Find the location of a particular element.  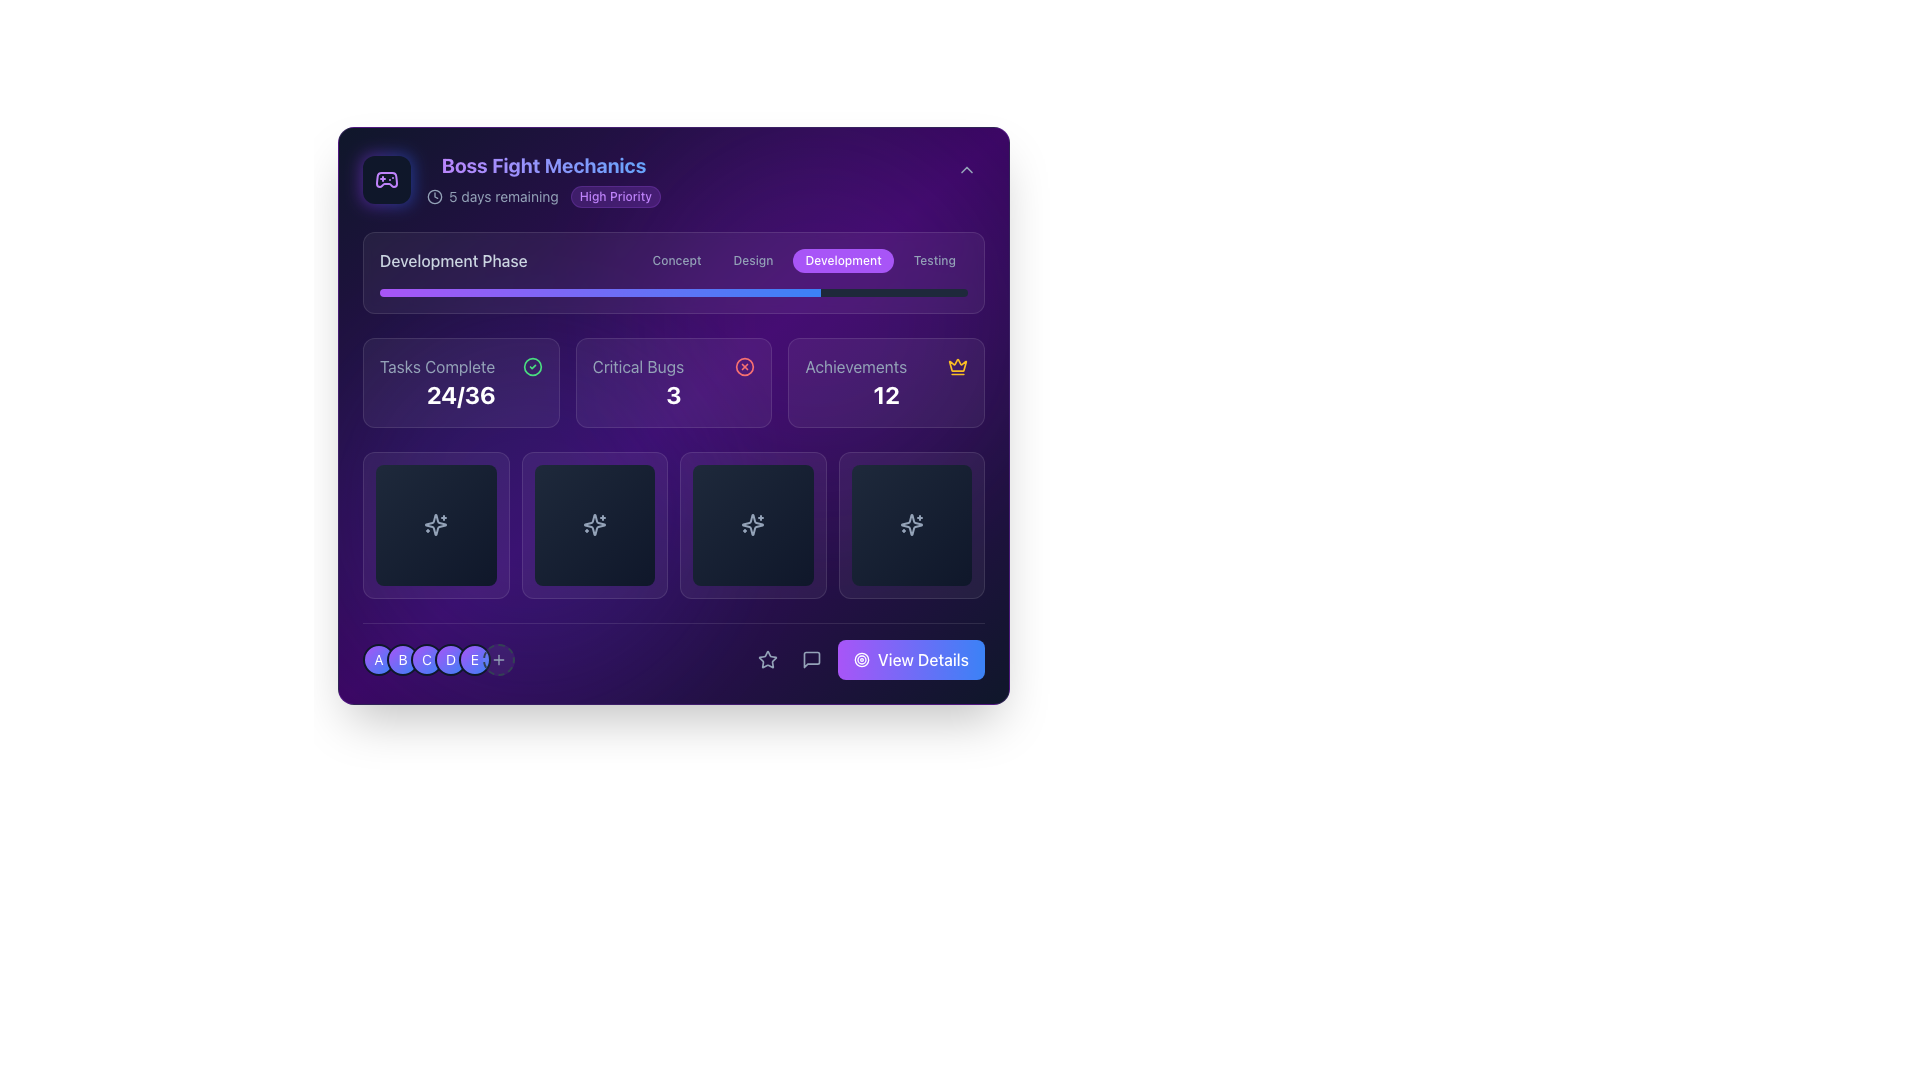

the 'Concept' phase button, which is a small, rounded label located at the top center of the interface beneath the title 'Development Phase' is located at coordinates (676, 260).